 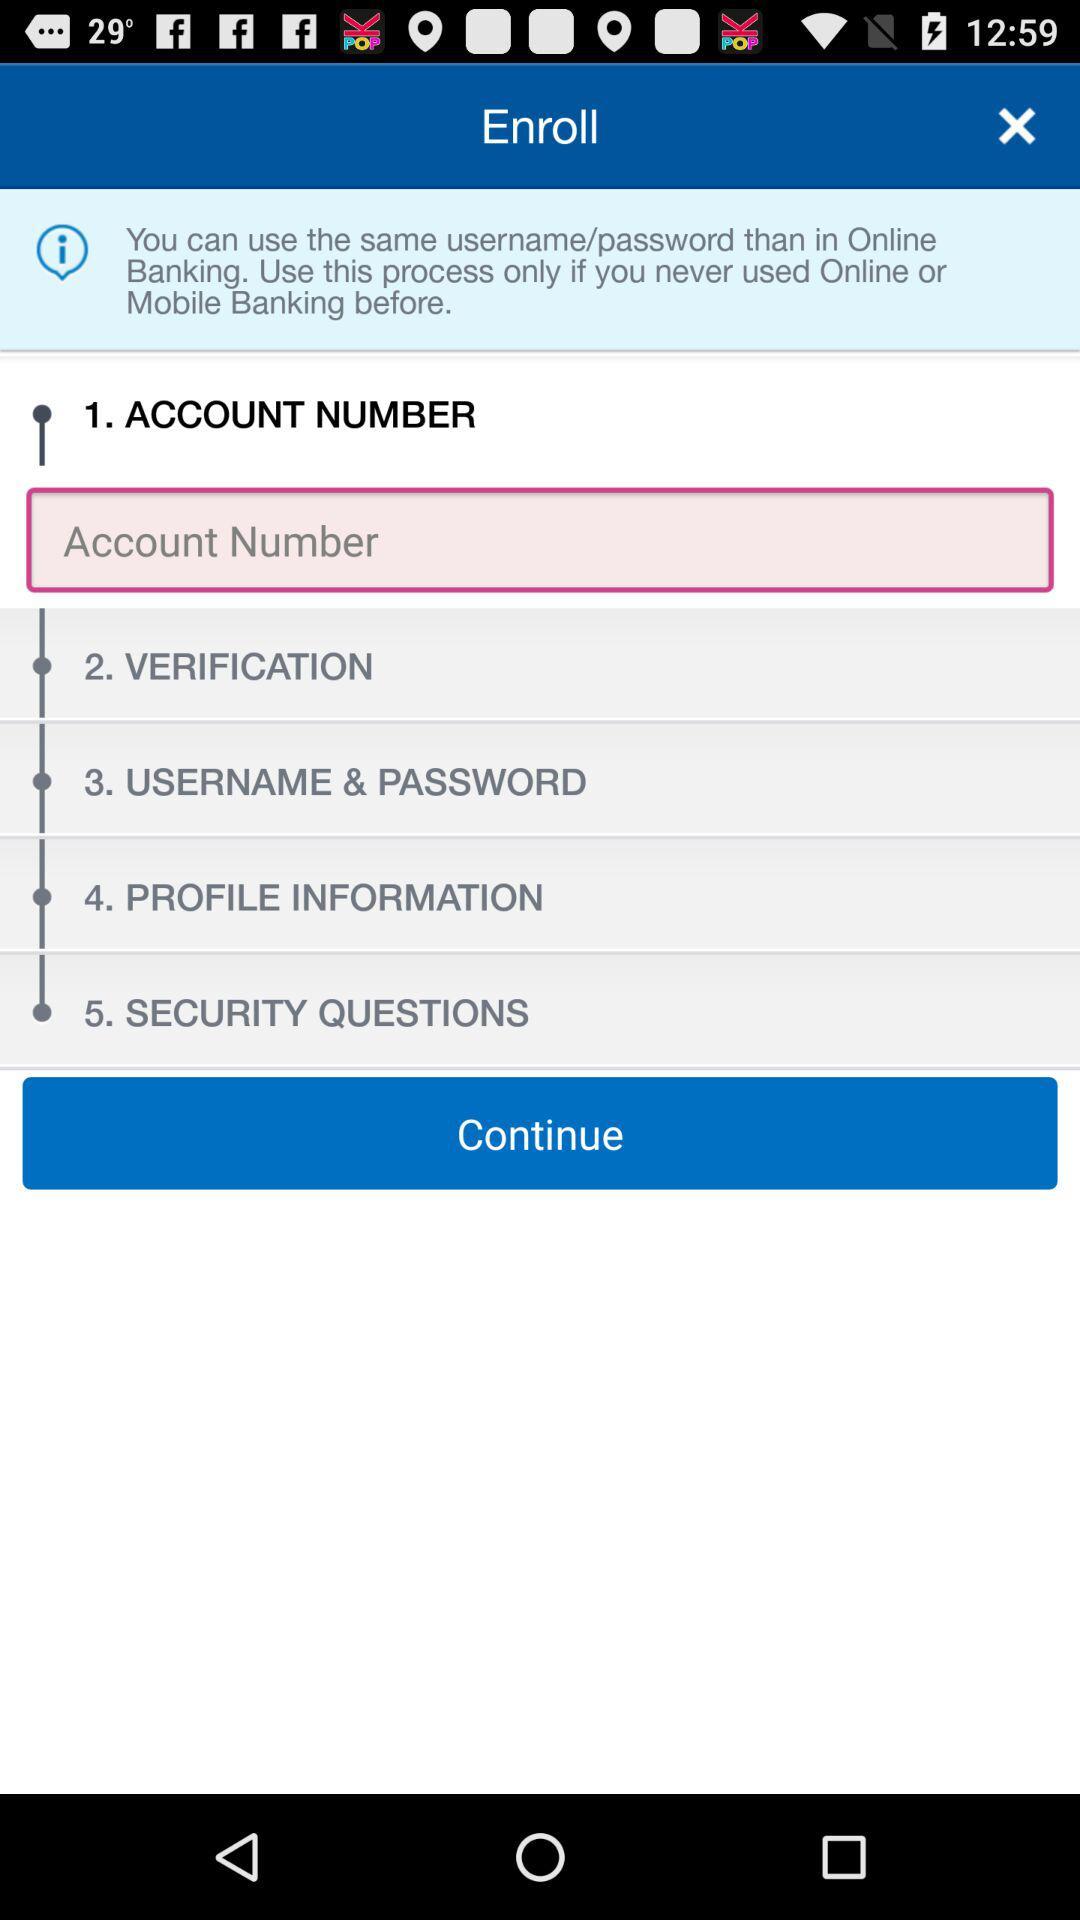 What do you see at coordinates (1017, 124) in the screenshot?
I see `the icon at the top right corner` at bounding box center [1017, 124].